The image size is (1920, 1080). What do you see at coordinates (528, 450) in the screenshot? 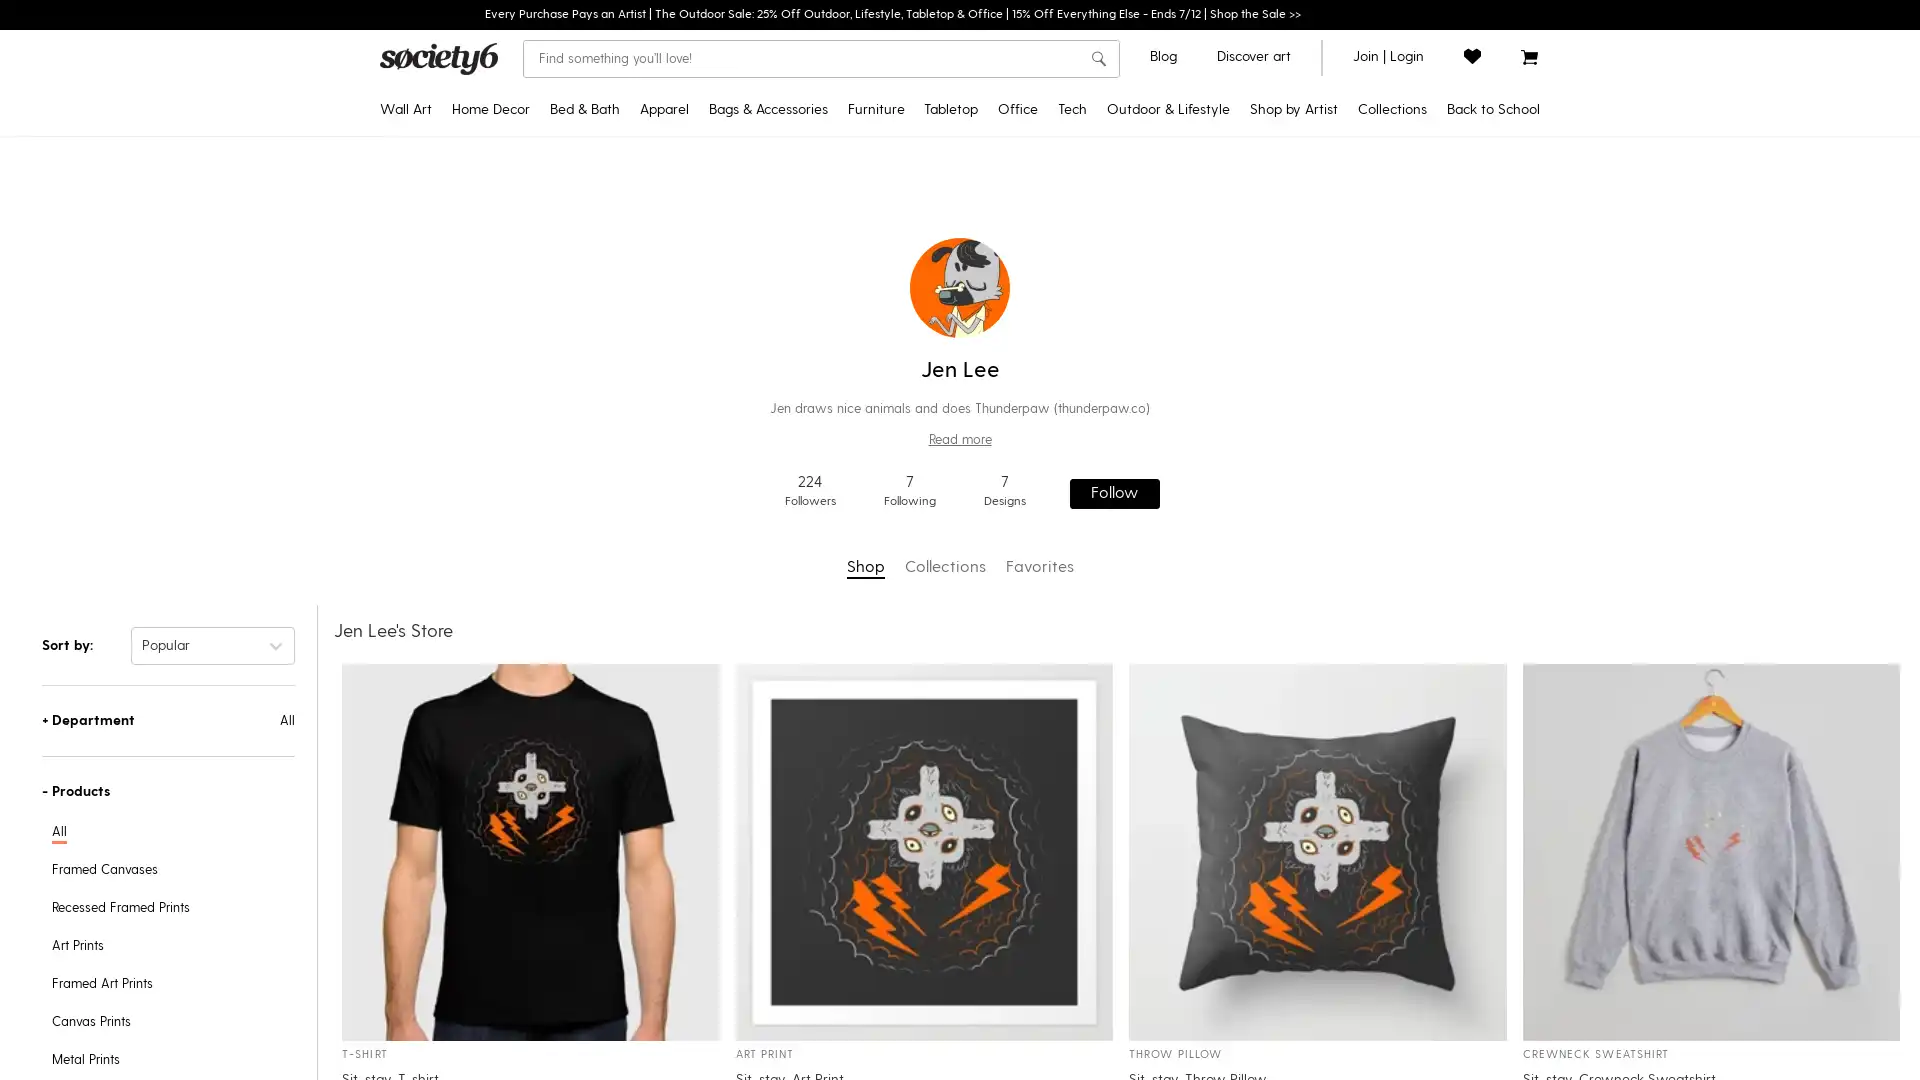
I see `Area Rugs` at bounding box center [528, 450].